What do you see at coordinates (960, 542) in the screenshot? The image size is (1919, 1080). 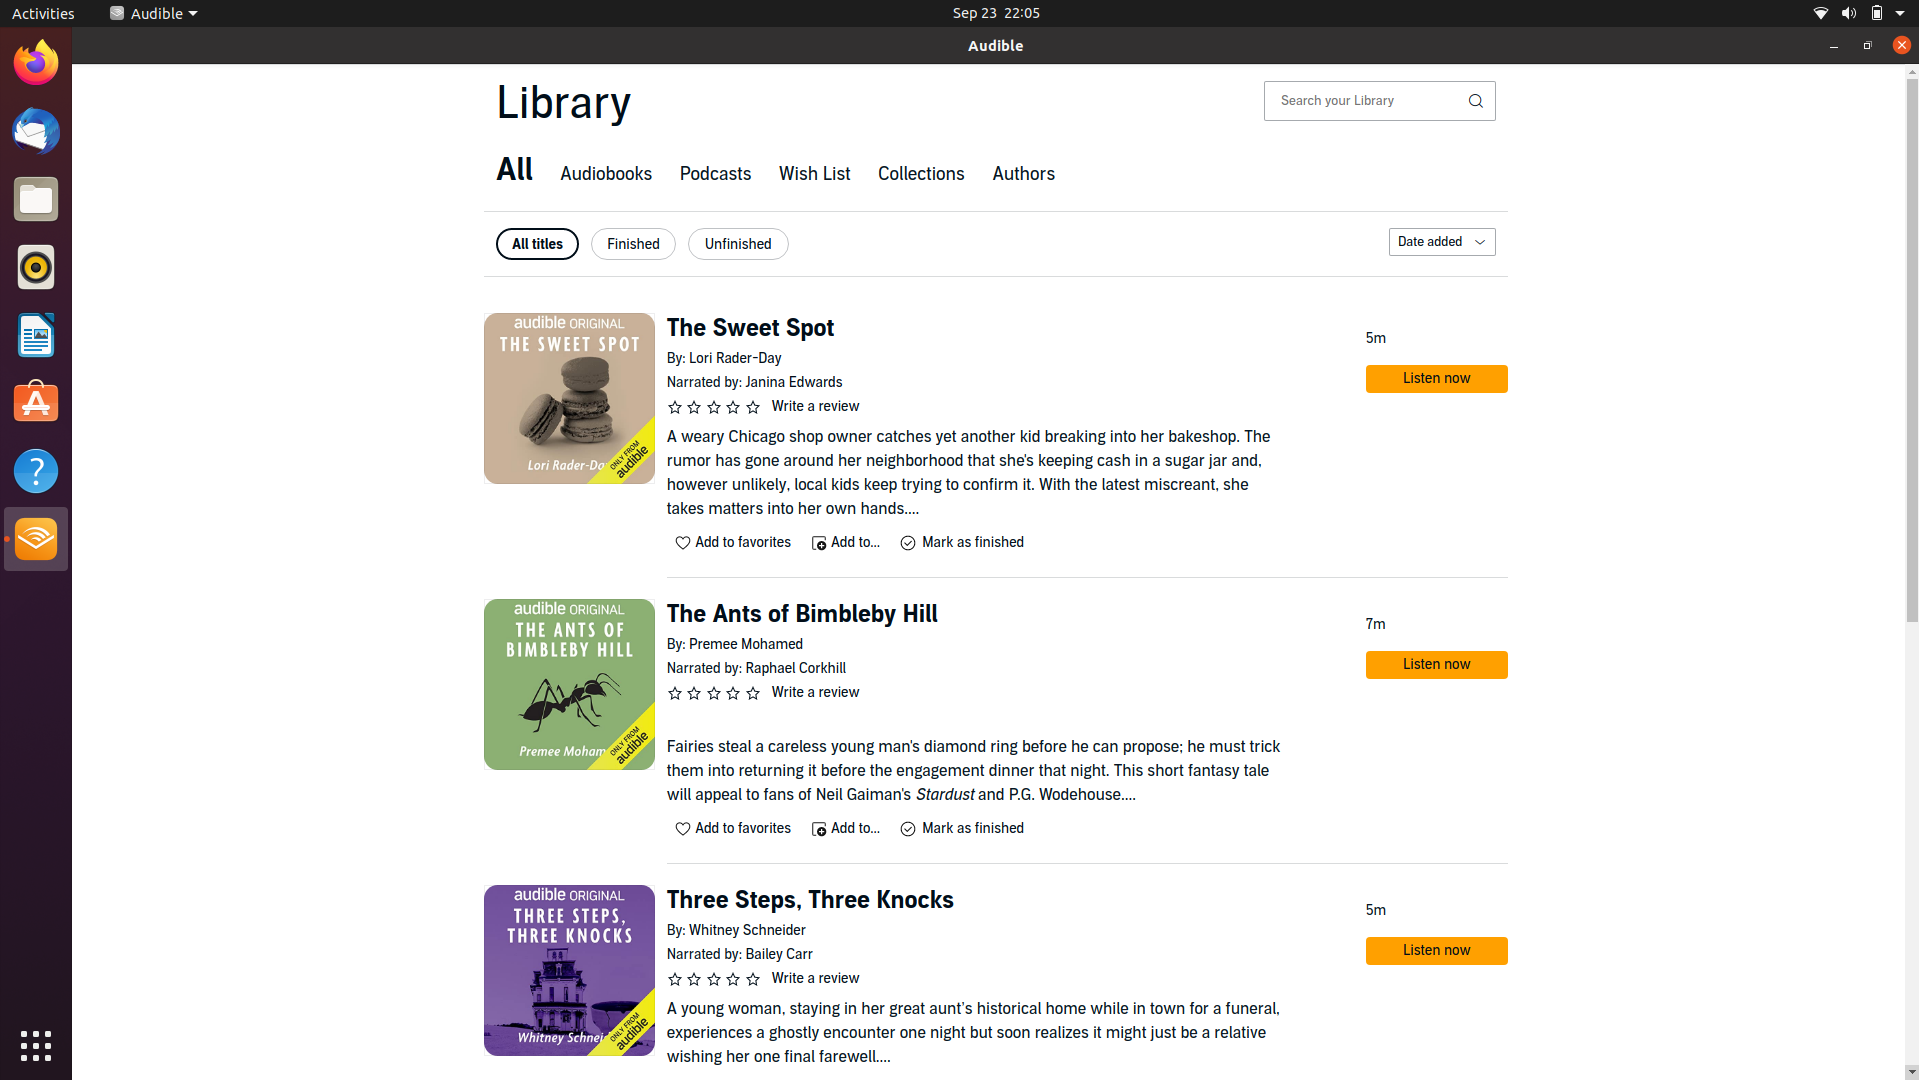 I see `Declare "The Sweet Spot" as complete and ensure its listing under finished tab` at bounding box center [960, 542].